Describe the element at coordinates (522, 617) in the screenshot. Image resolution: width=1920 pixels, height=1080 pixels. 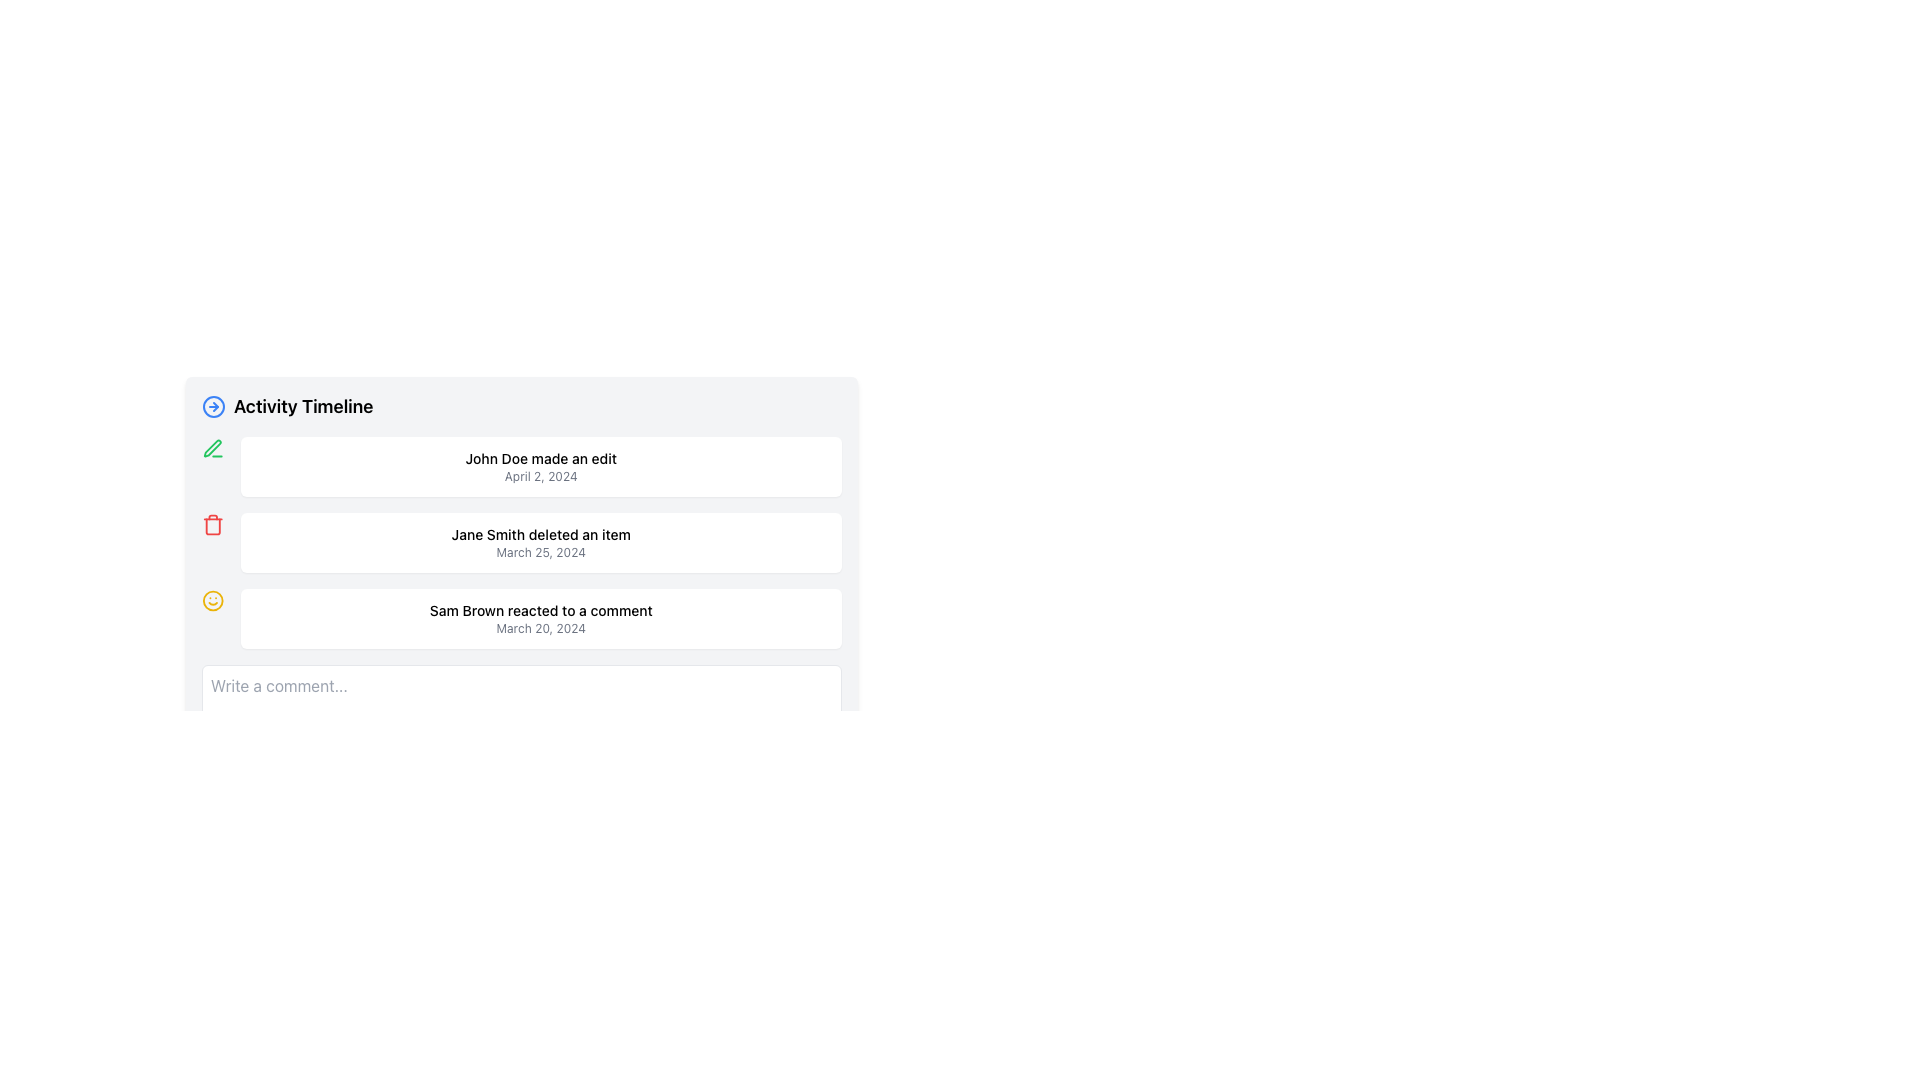
I see `the third entry in the timeline view that informs the user about 'Sam Brown reacted to a comment'` at that location.